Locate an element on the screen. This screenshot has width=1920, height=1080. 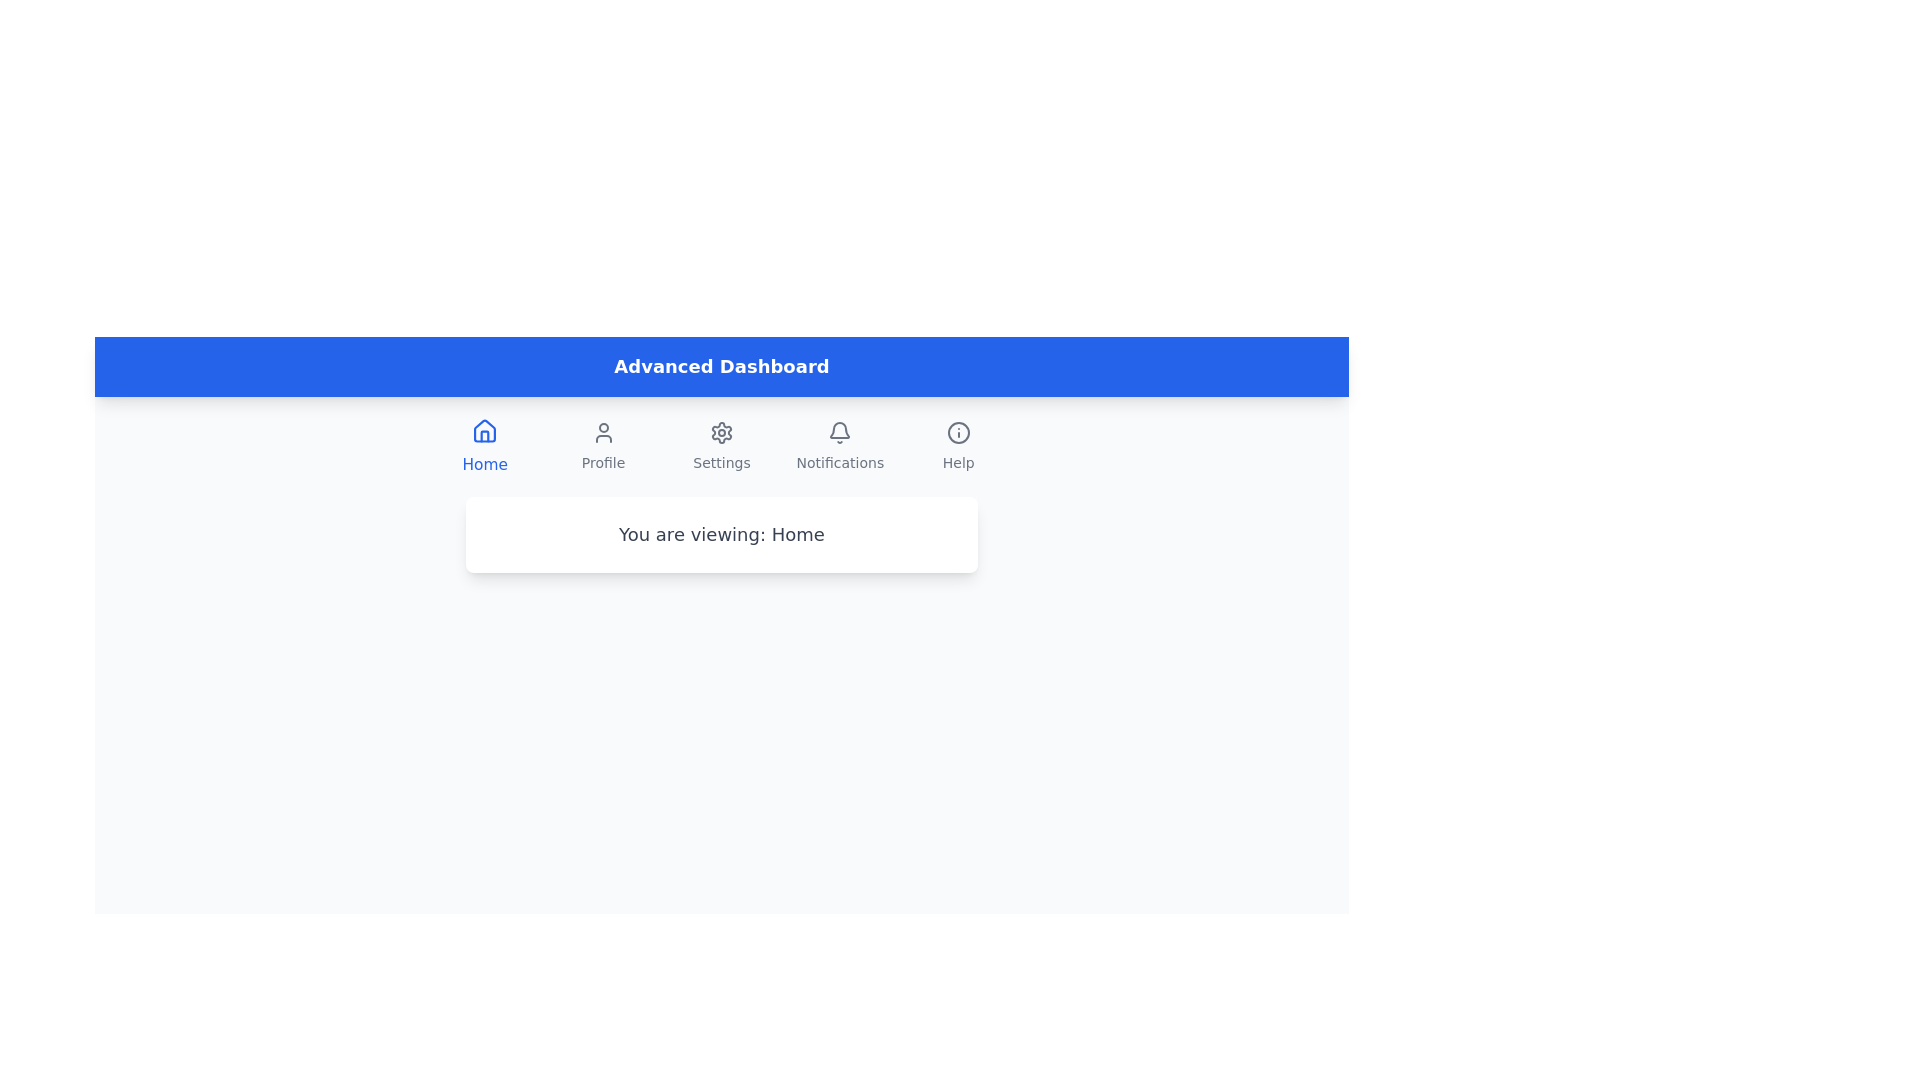
the circular information icon located in the navigation bar above the 'Help' text is located at coordinates (957, 431).